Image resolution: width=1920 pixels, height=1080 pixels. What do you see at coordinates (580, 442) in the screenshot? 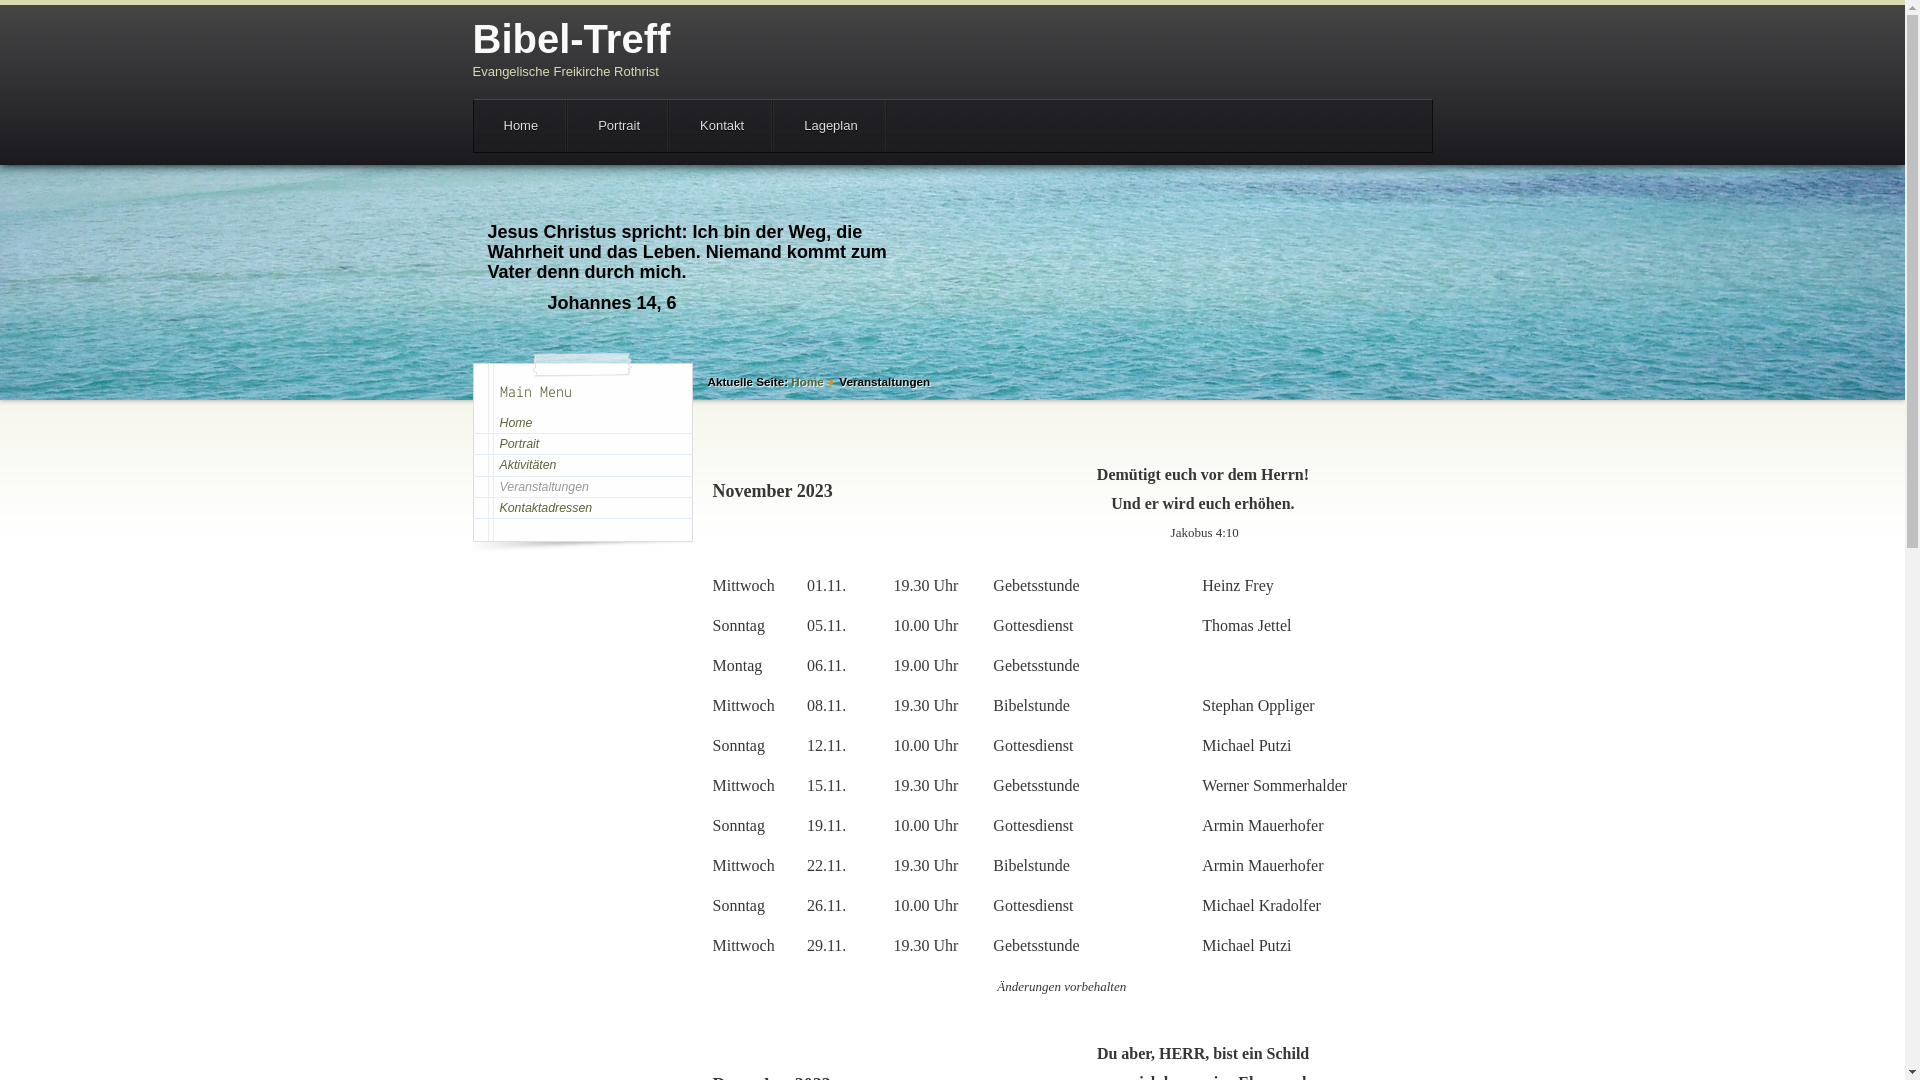
I see `'Portrait'` at bounding box center [580, 442].